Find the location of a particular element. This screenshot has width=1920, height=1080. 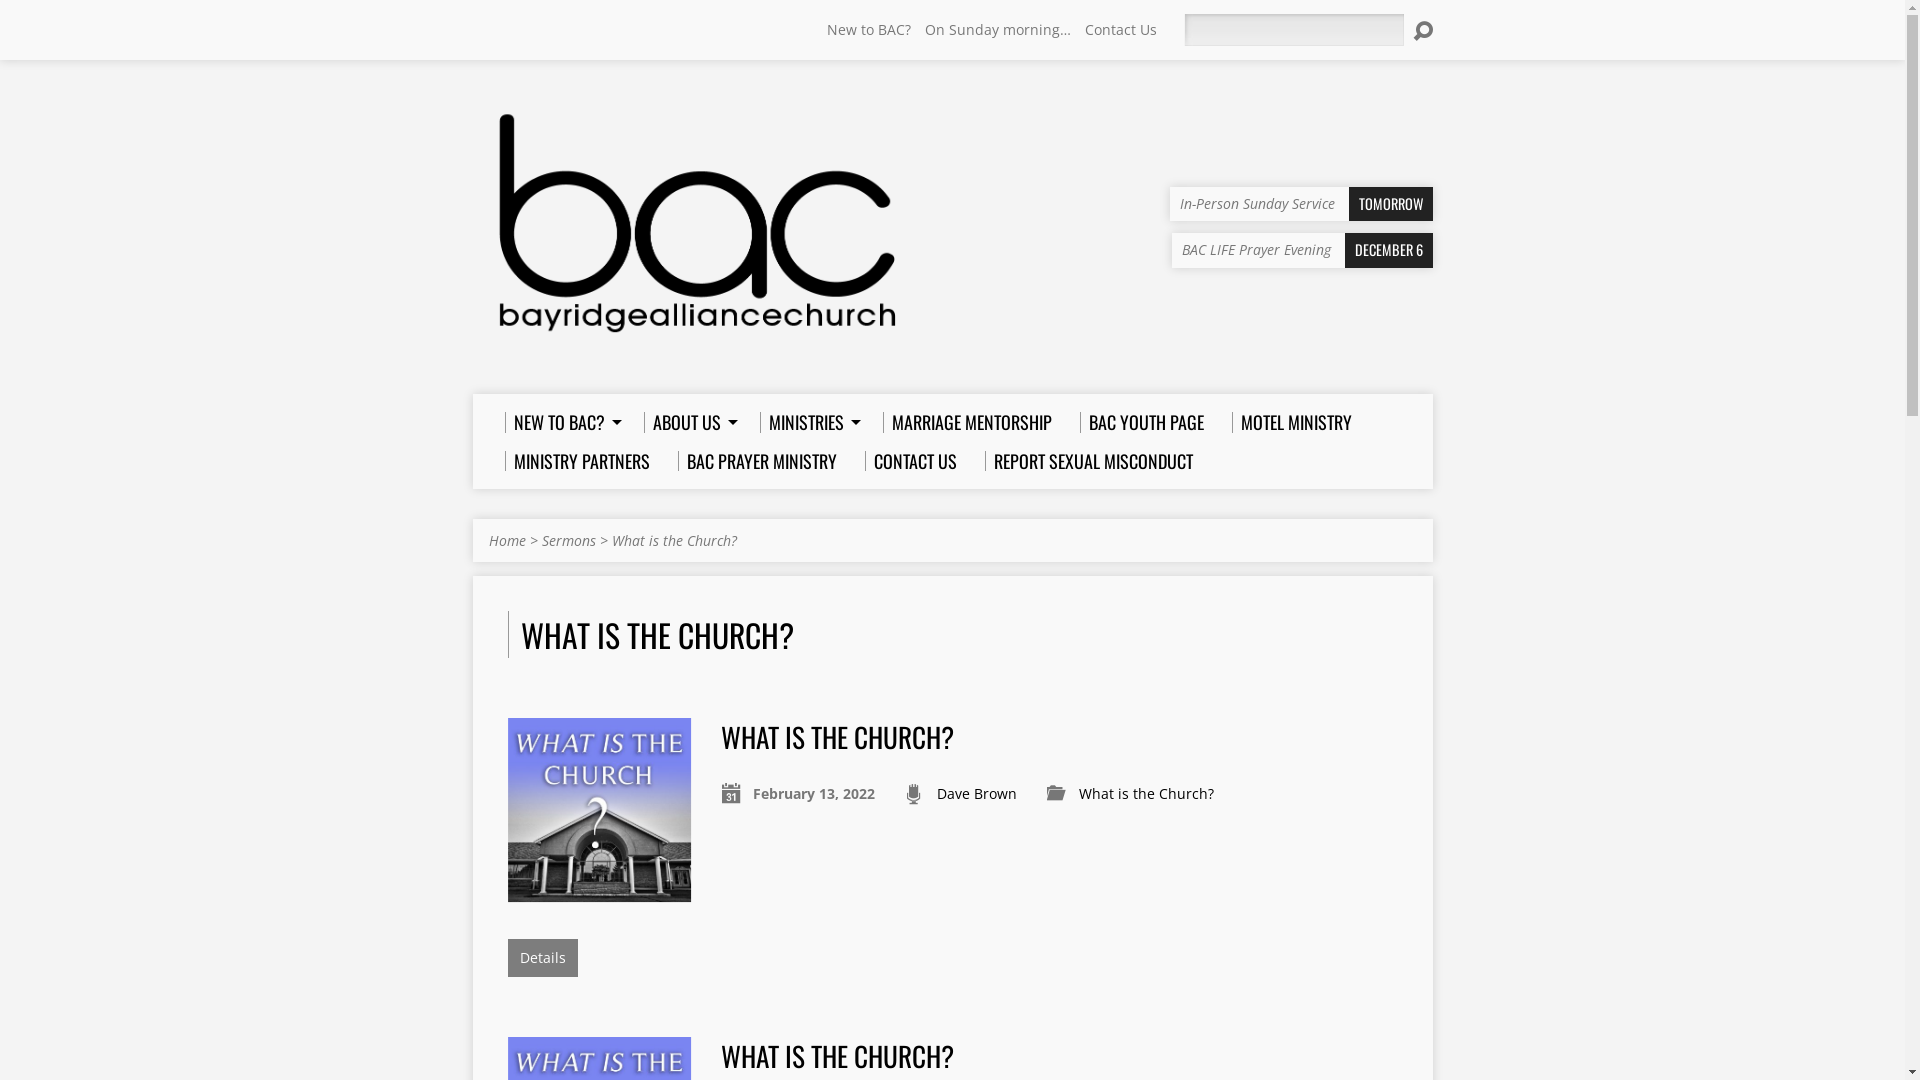

'MINISTRIES' is located at coordinates (807, 420).